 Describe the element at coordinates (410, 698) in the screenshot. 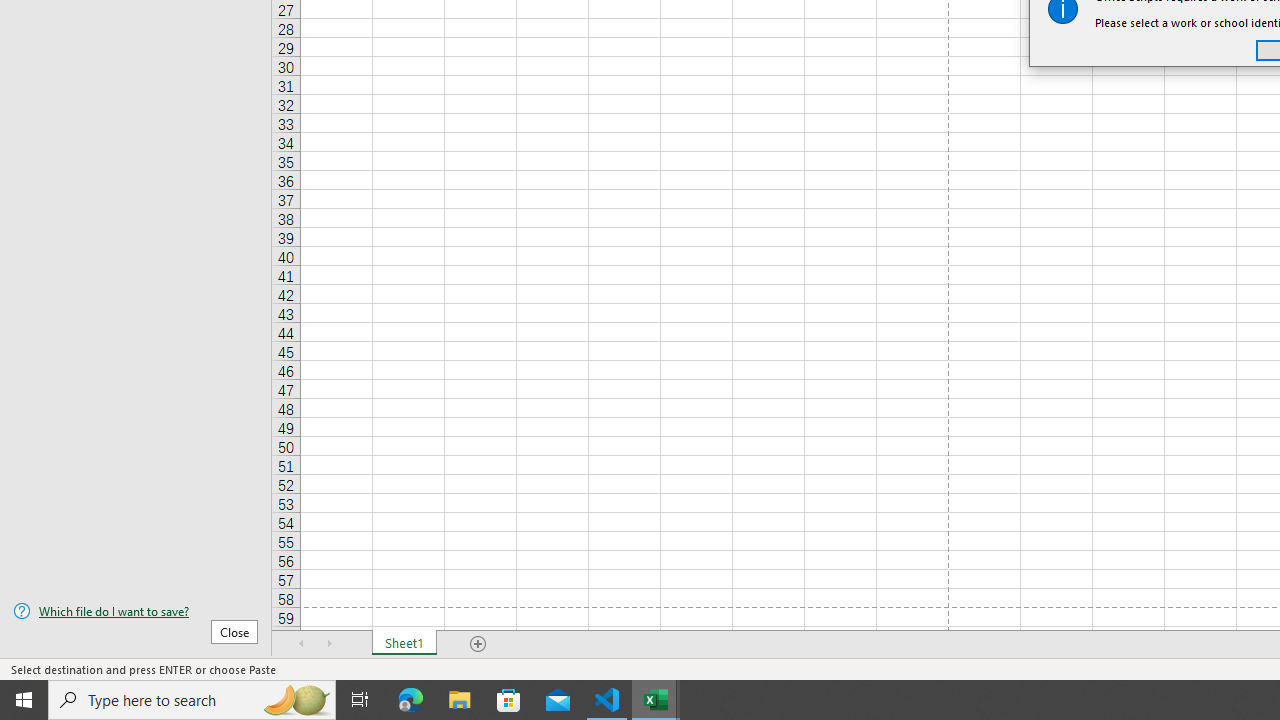

I see `'Microsoft Edge'` at that location.